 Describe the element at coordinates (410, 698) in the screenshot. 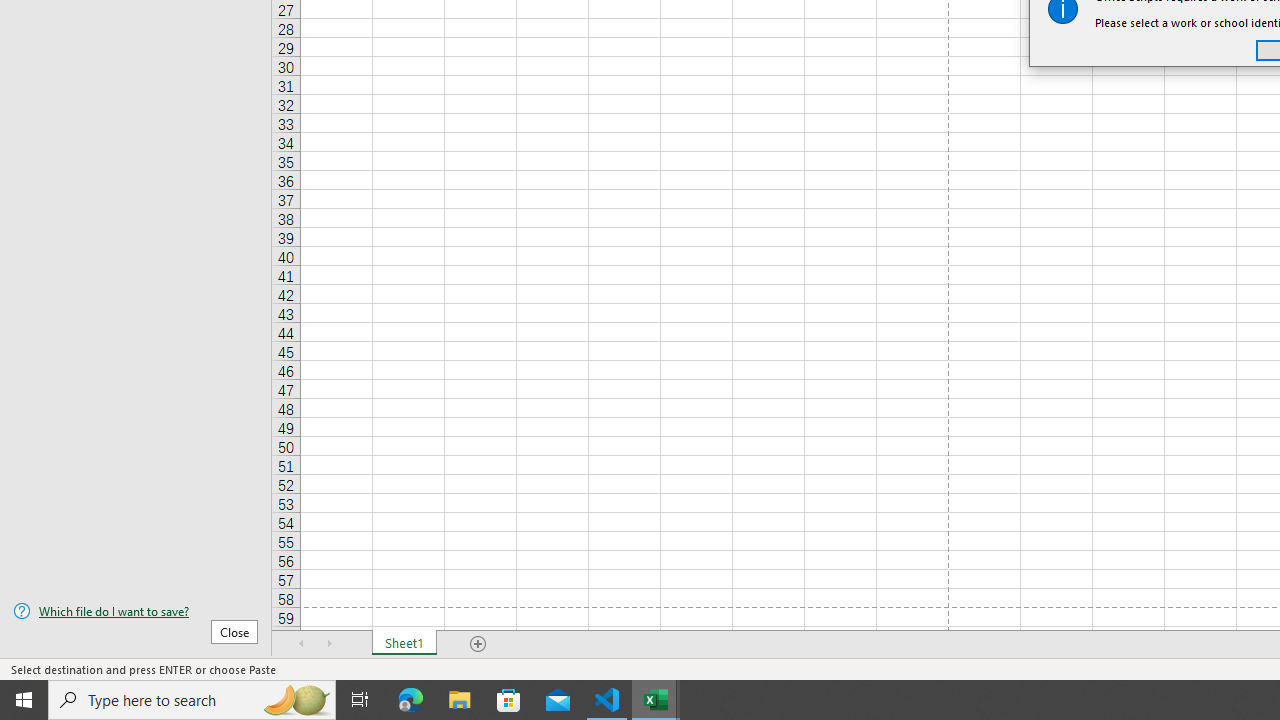

I see `'Microsoft Edge'` at that location.